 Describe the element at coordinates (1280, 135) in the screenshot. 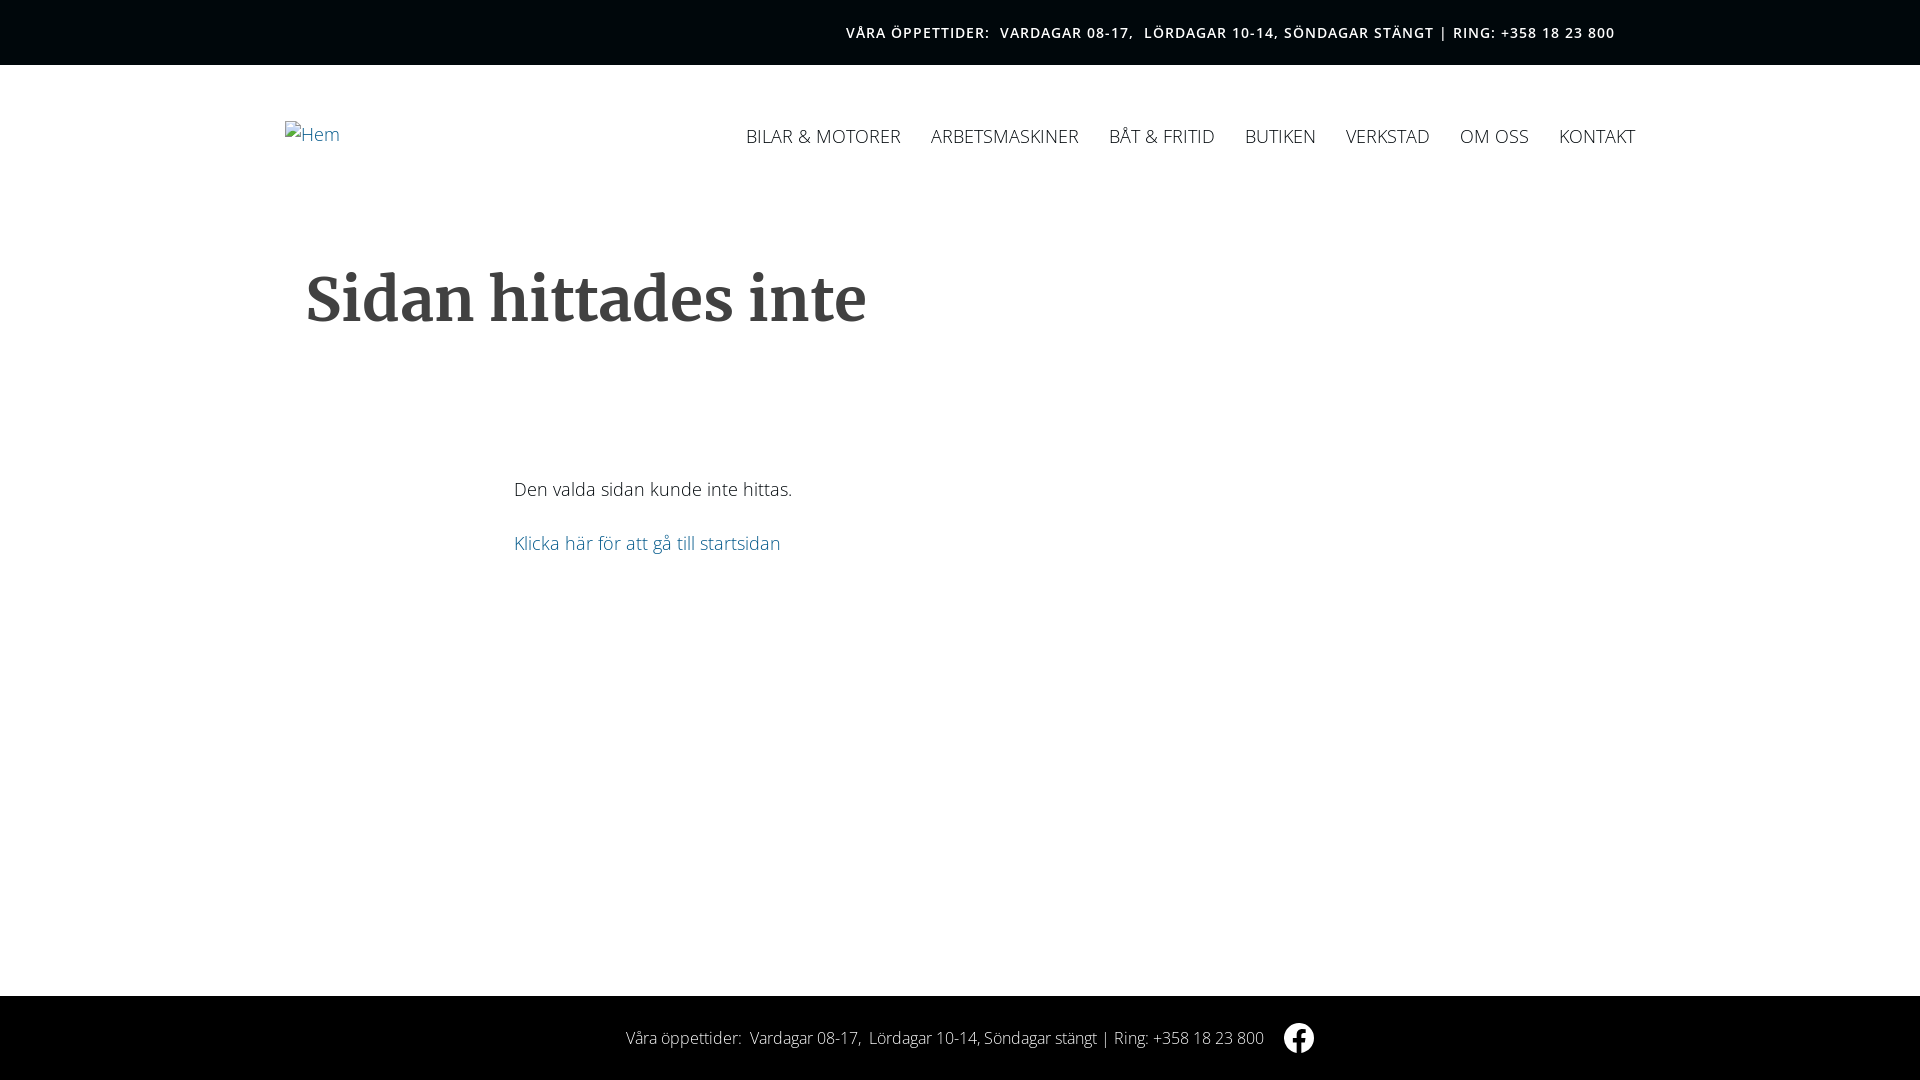

I see `'BUTIKEN'` at that location.